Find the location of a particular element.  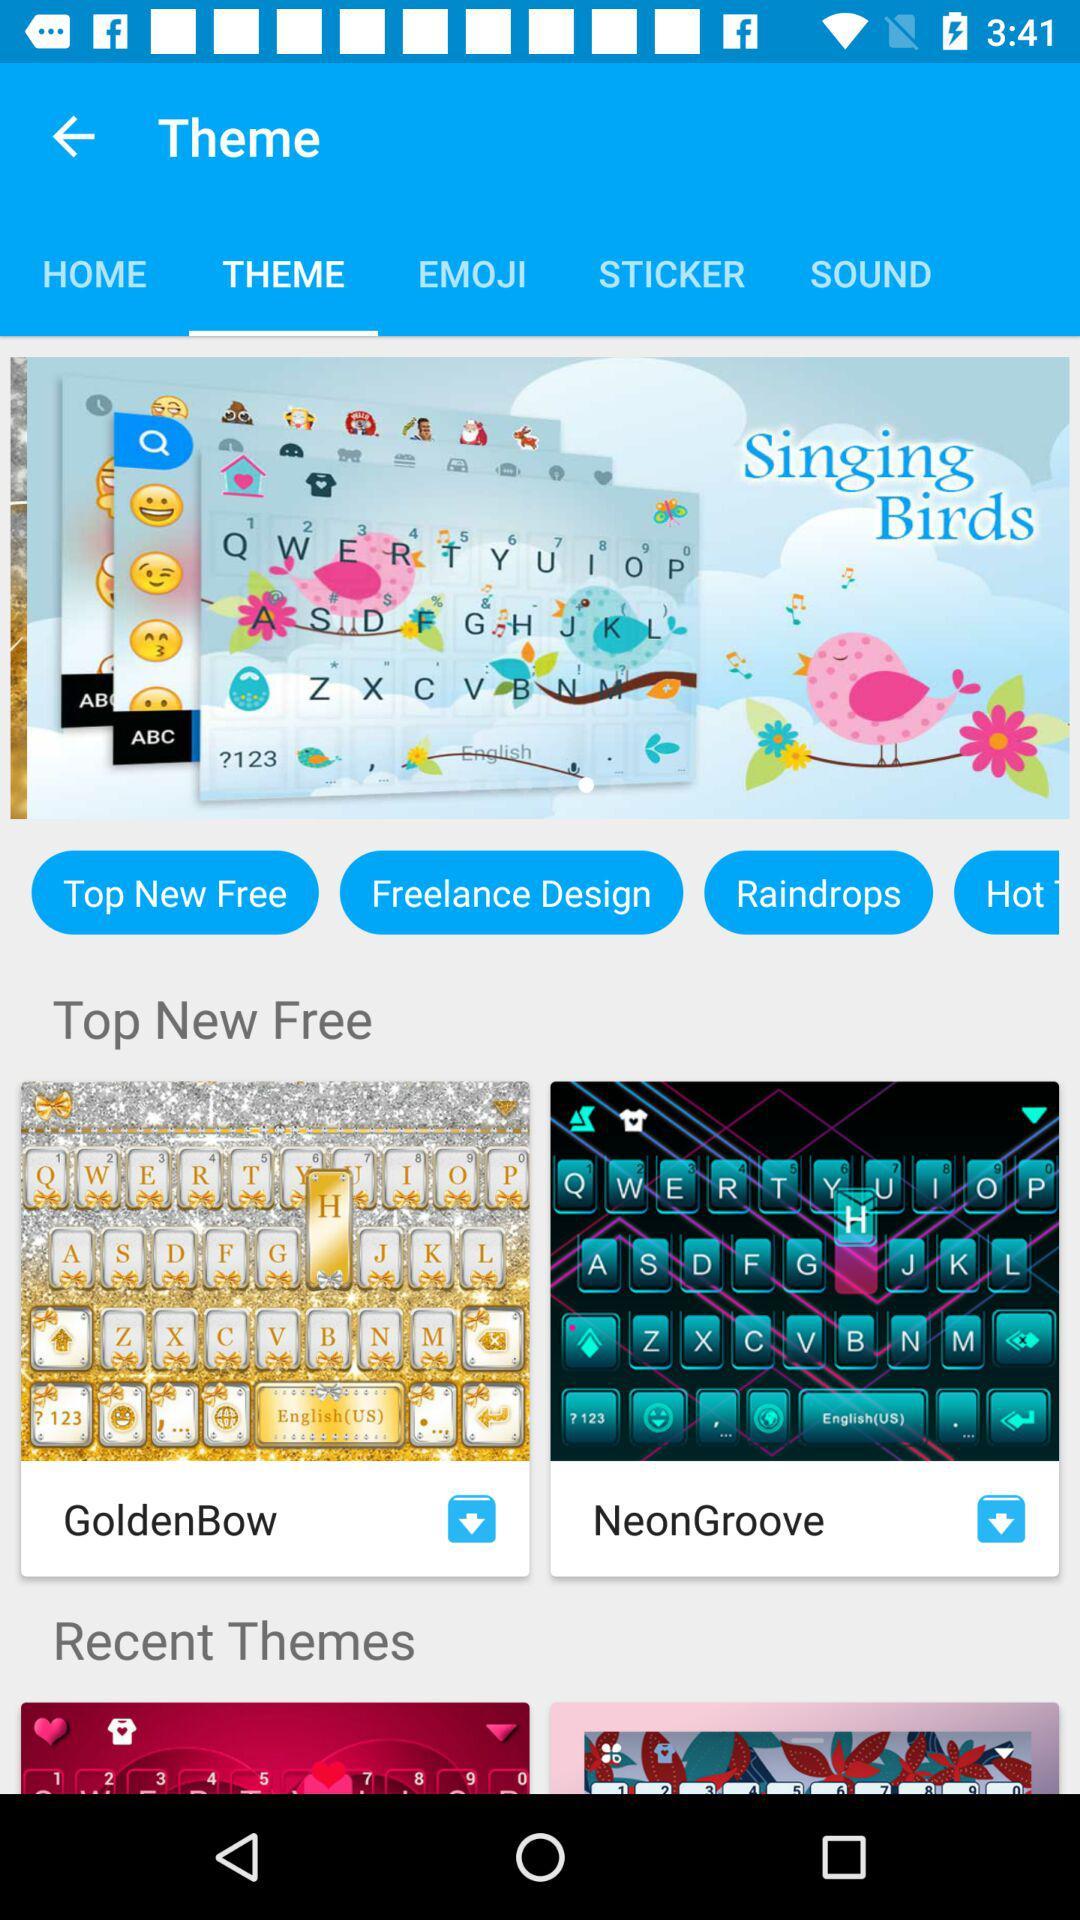

the icon next to raindrops item is located at coordinates (1006, 891).